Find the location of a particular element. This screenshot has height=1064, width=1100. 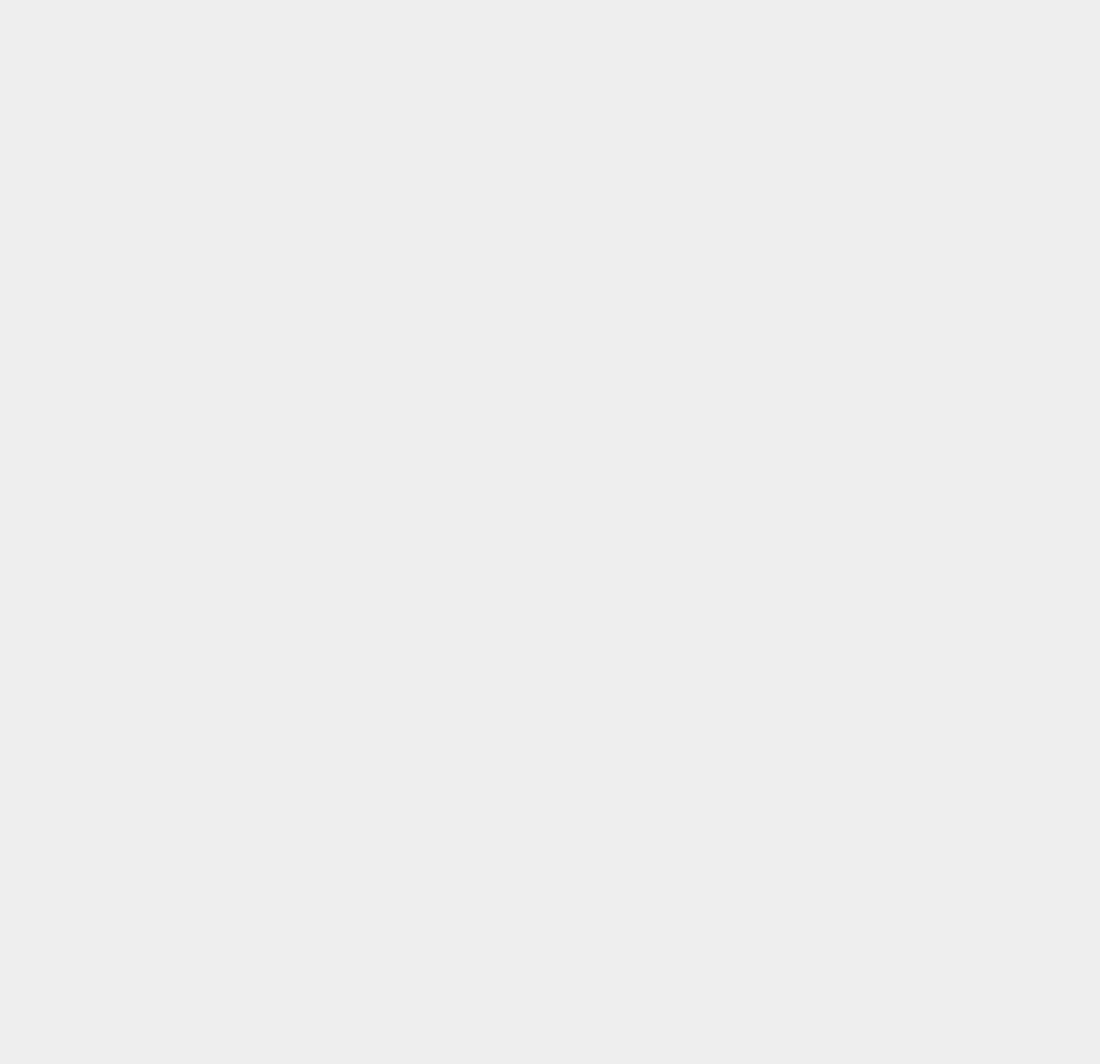

'iMac' is located at coordinates (792, 1044).